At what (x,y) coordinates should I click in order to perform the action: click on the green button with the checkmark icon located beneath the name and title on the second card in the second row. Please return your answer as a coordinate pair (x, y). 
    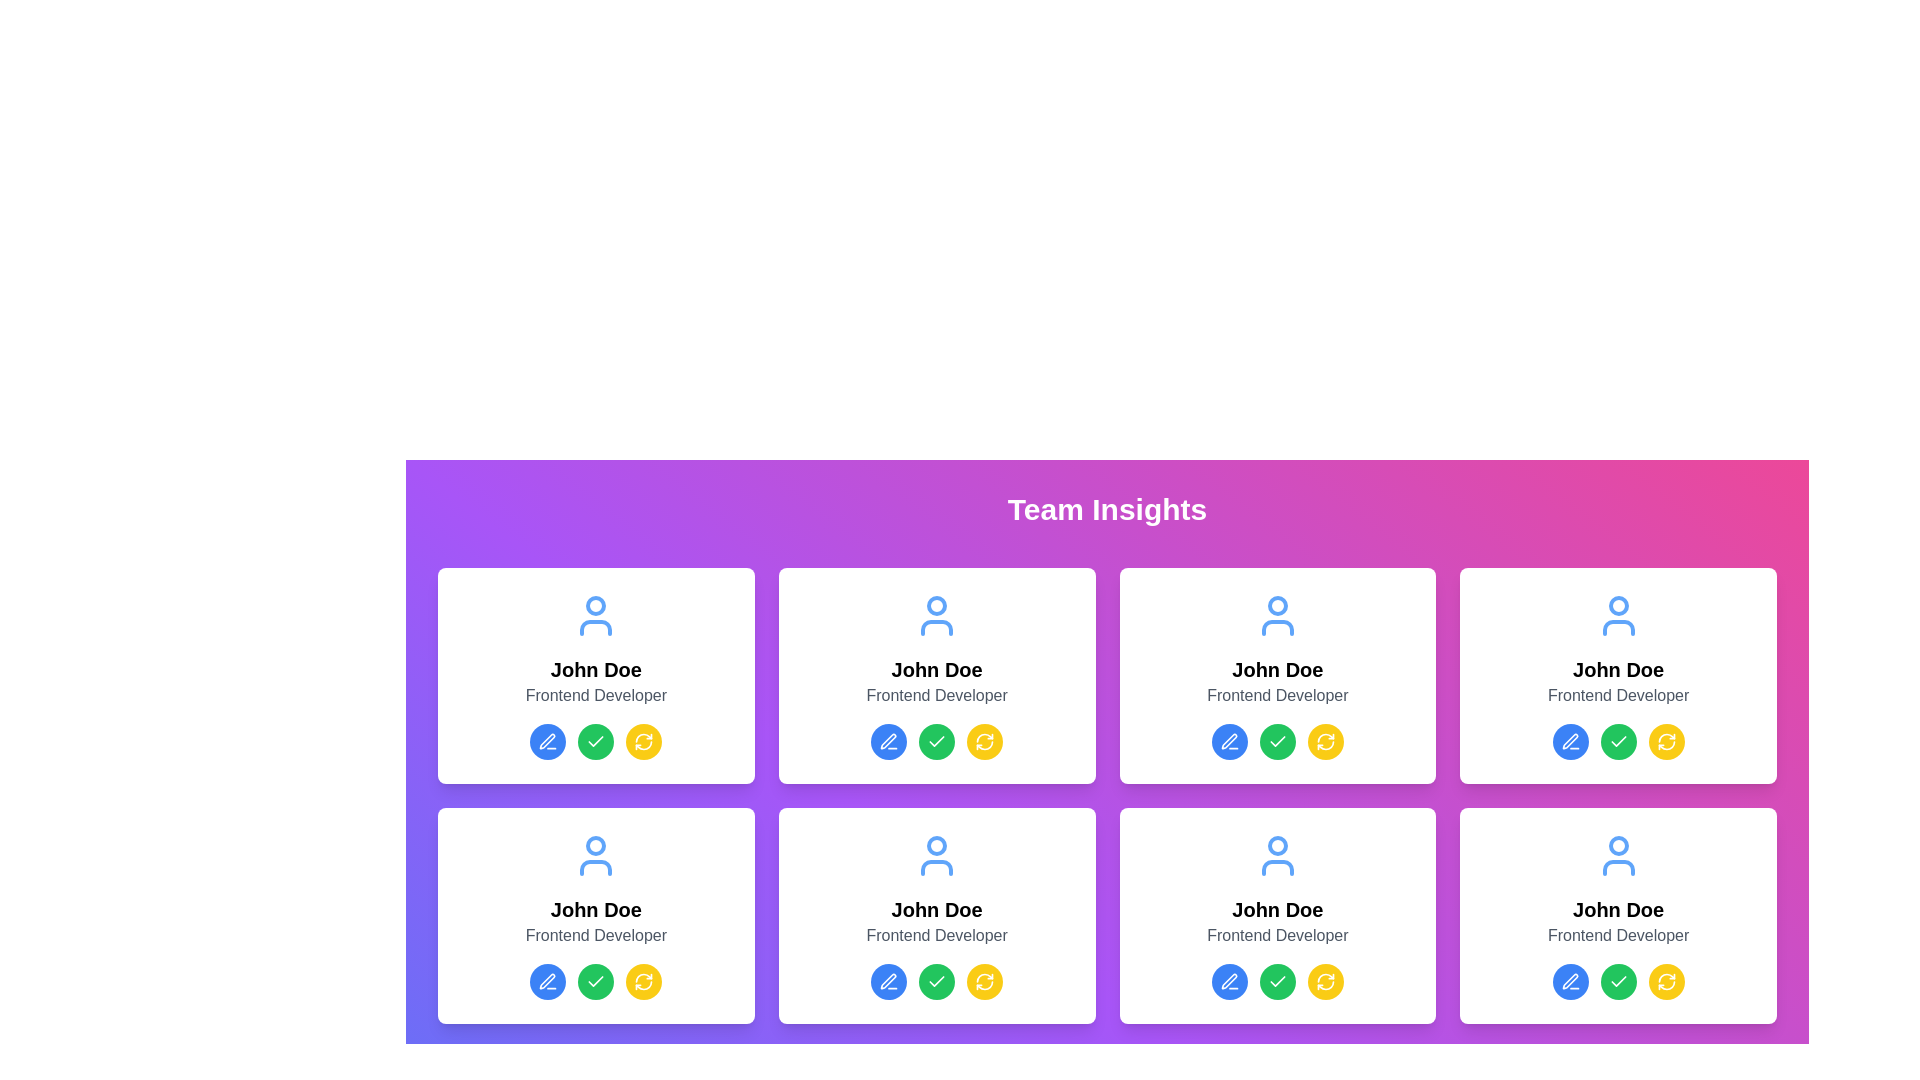
    Looking at the image, I should click on (936, 741).